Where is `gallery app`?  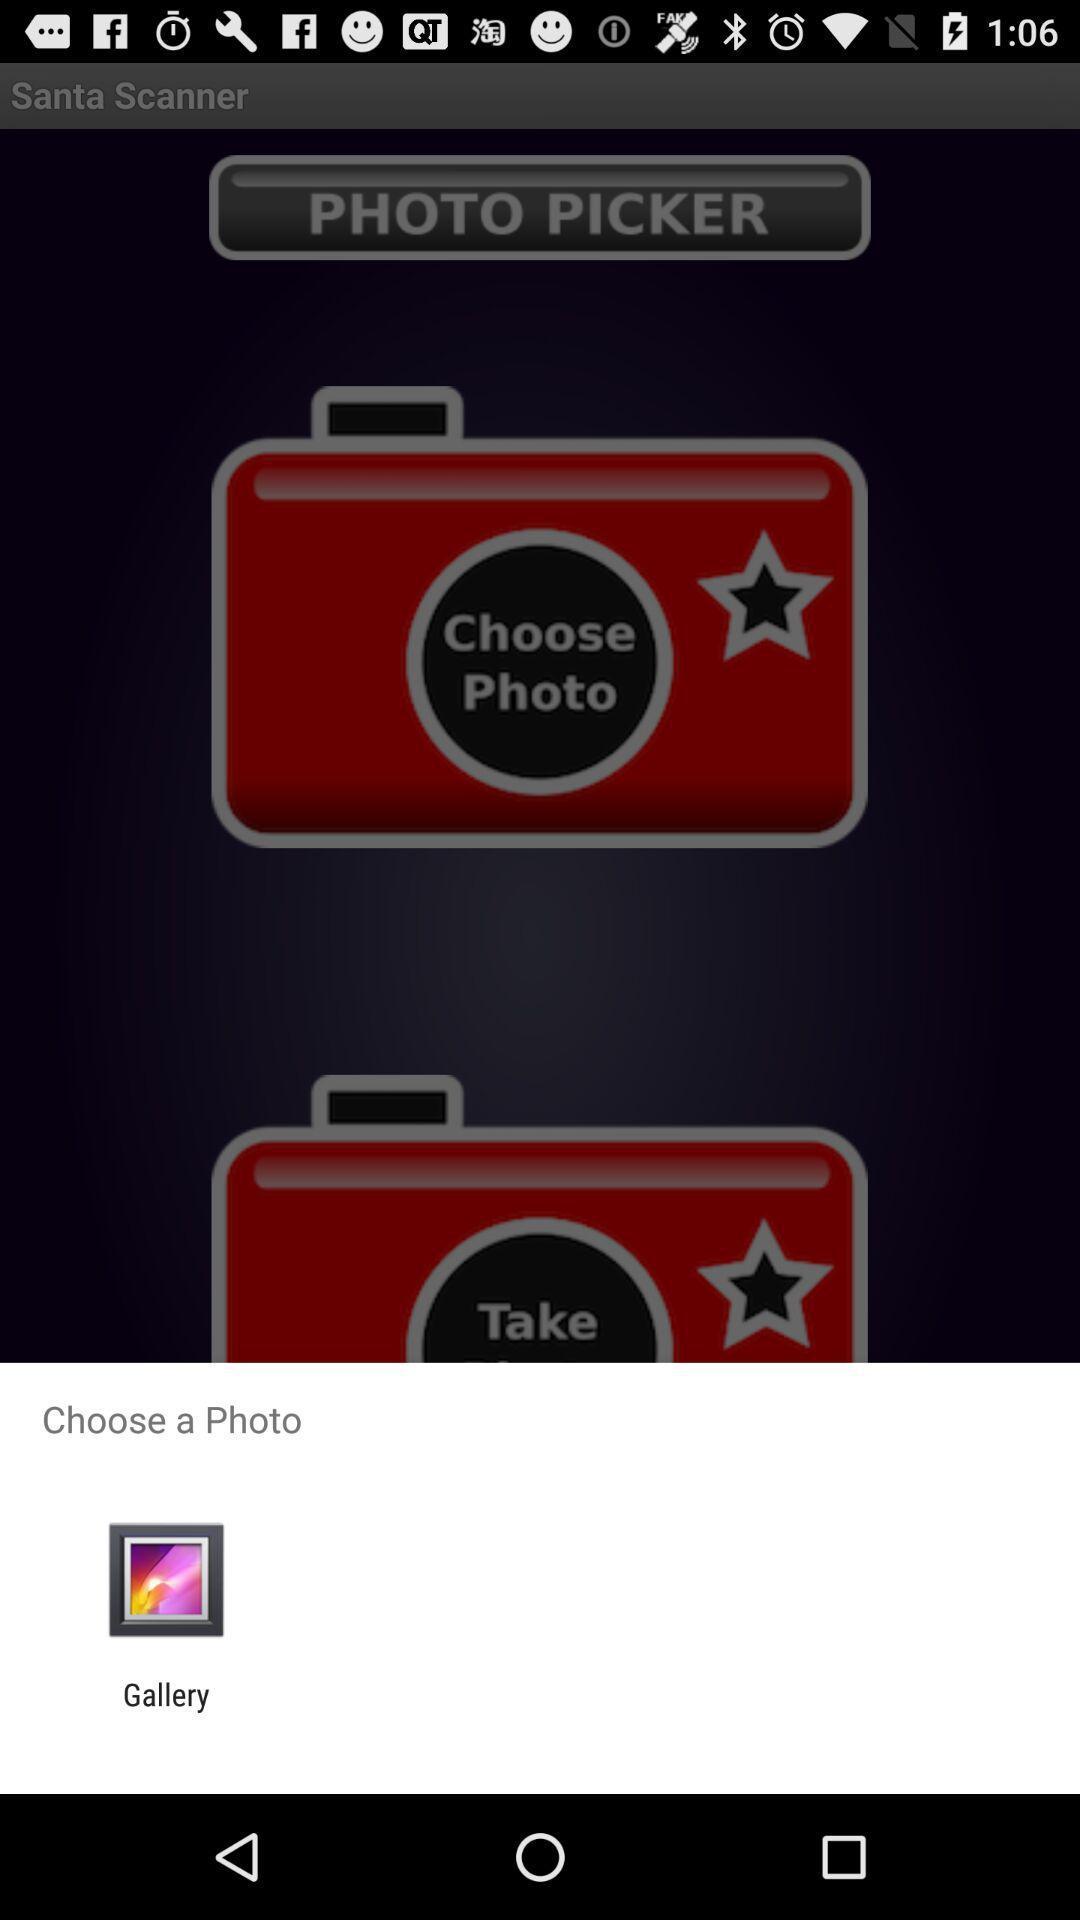
gallery app is located at coordinates (165, 1711).